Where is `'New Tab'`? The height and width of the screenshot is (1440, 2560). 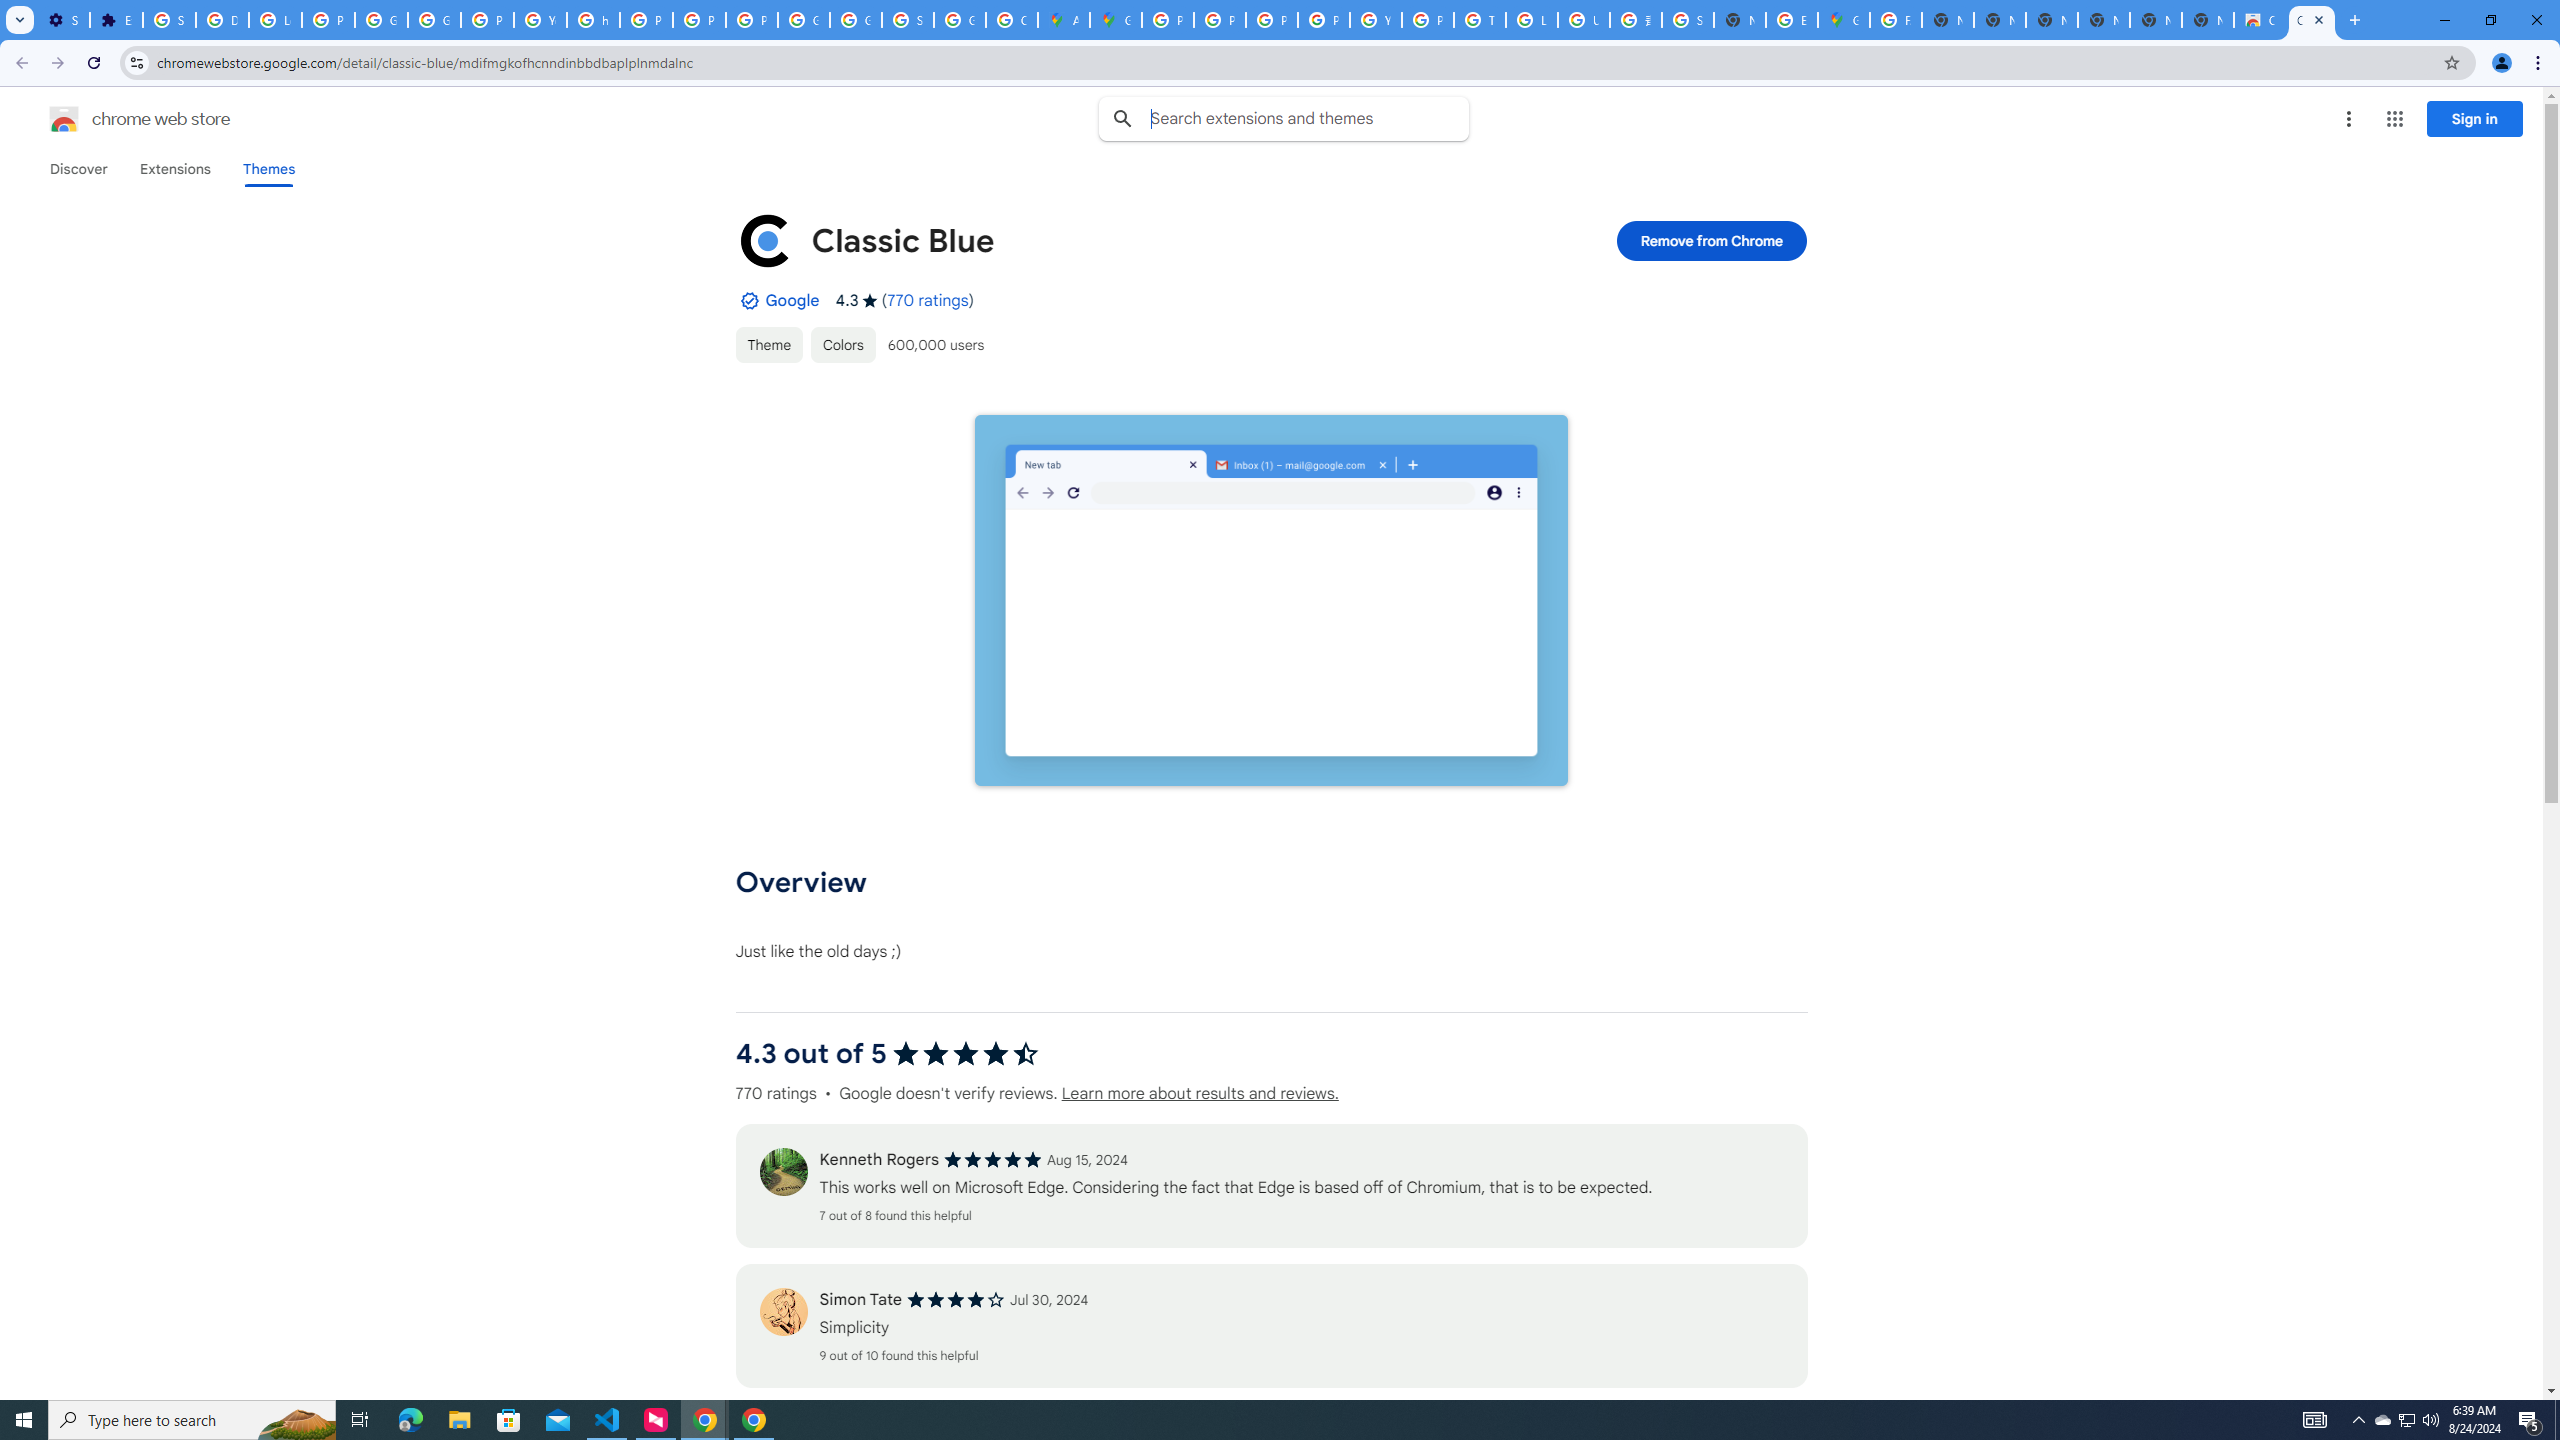 'New Tab' is located at coordinates (2208, 19).